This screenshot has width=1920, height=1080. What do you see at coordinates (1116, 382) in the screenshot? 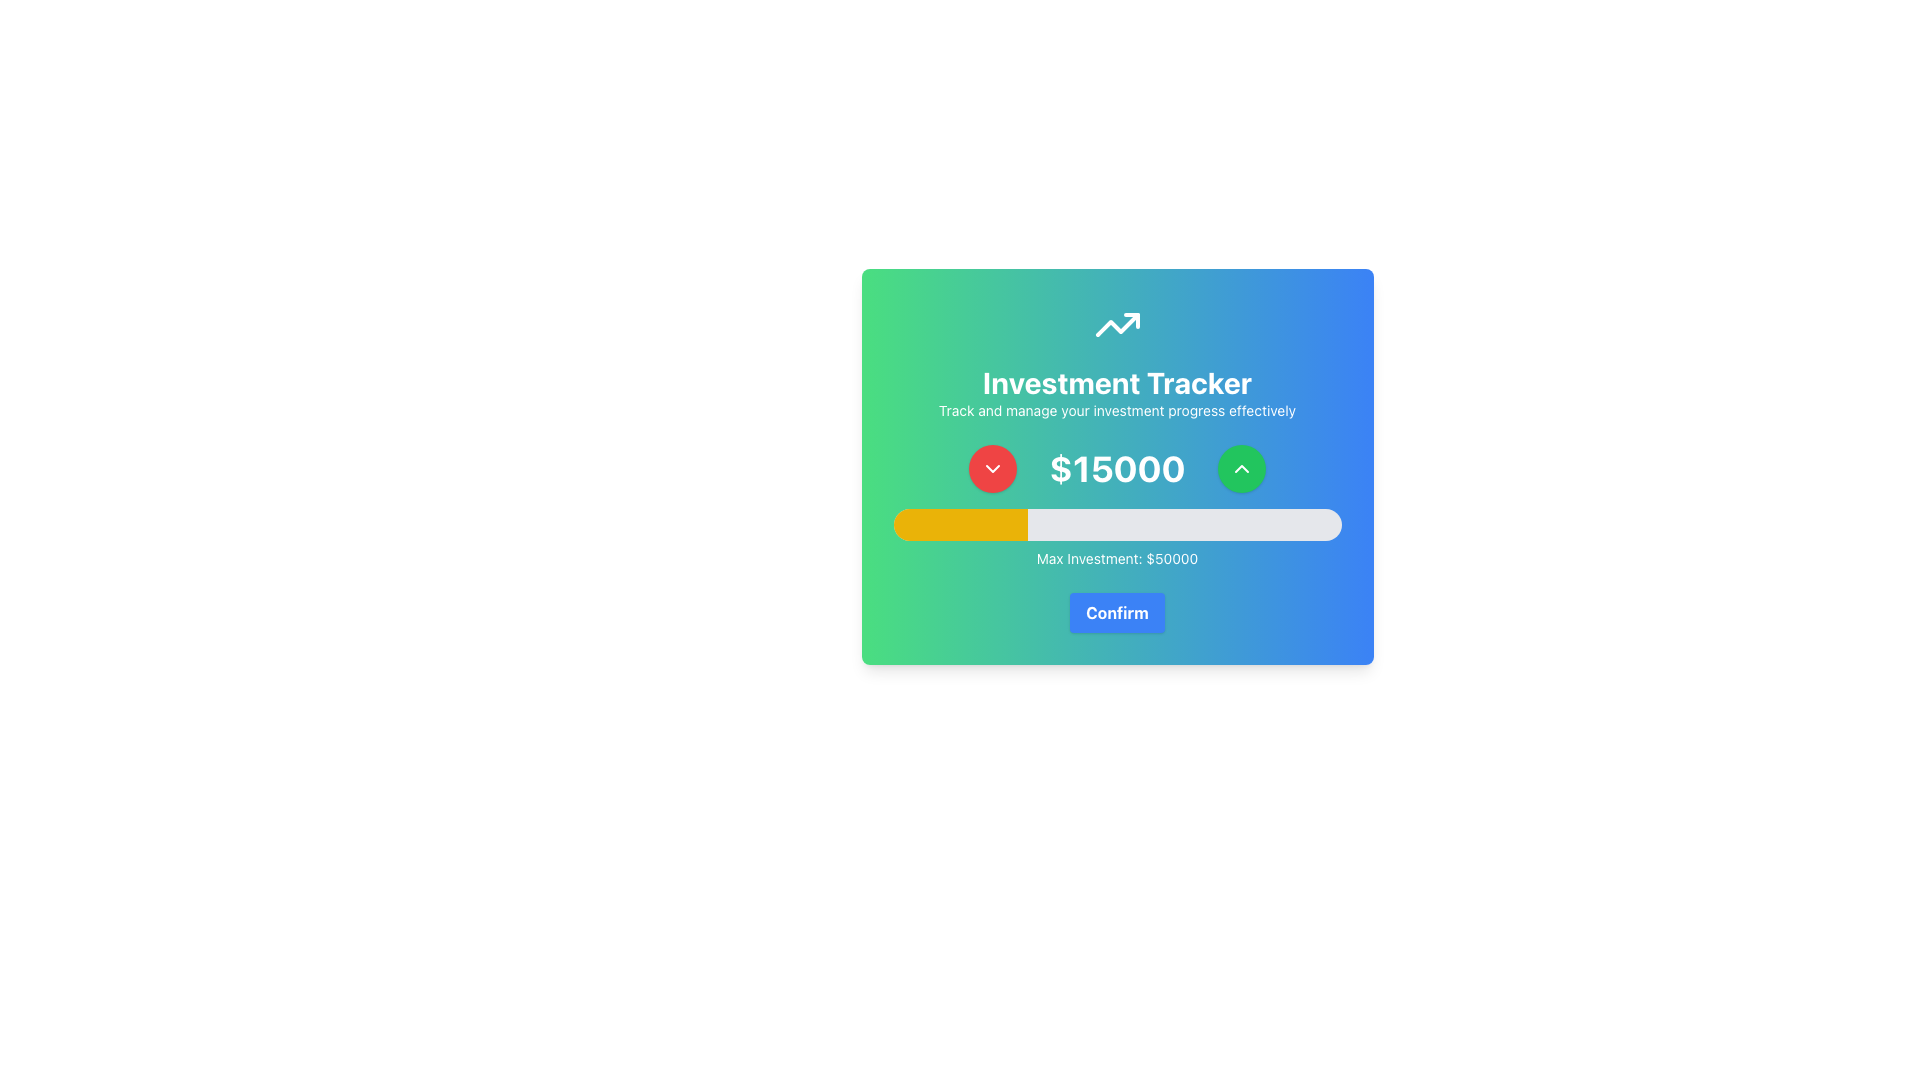
I see `the header text element that indicates the primary purpose of the application, which is centrally aligned and positioned between a graphical icon and a smaller descriptive text` at bounding box center [1116, 382].